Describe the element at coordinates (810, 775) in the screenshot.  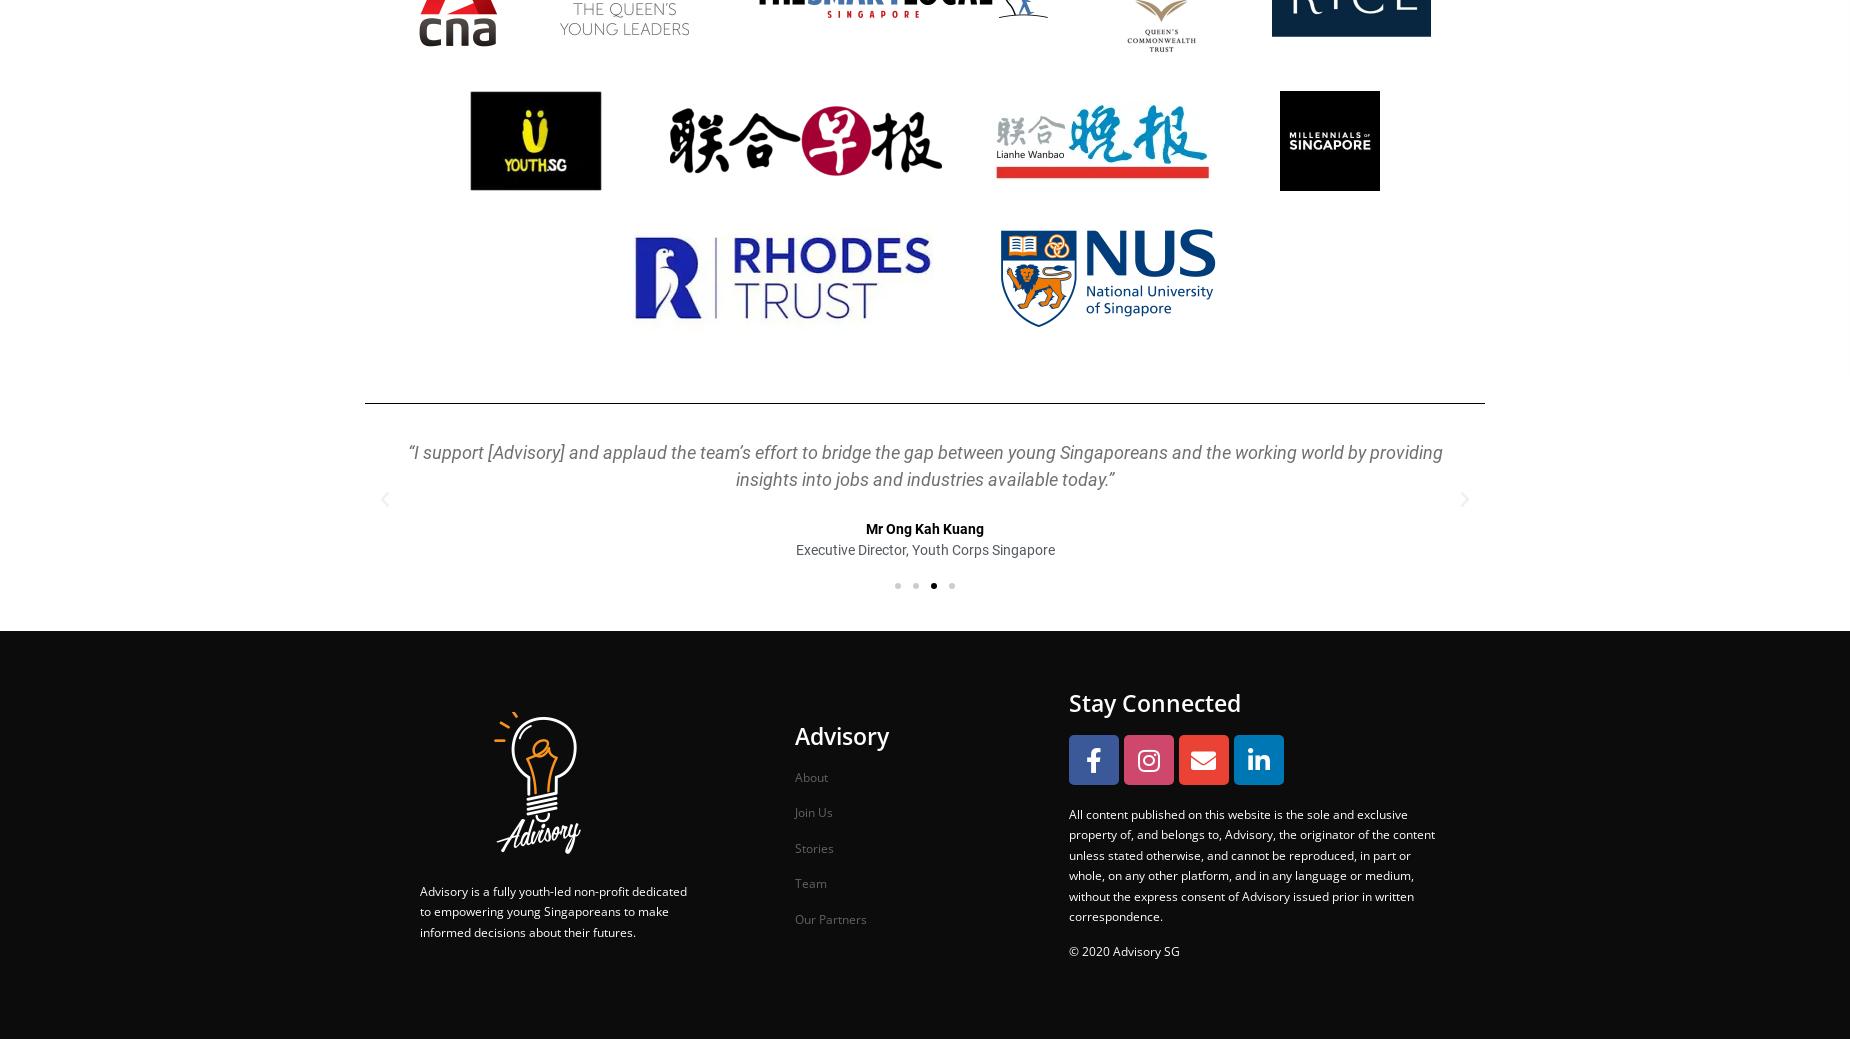
I see `'About'` at that location.